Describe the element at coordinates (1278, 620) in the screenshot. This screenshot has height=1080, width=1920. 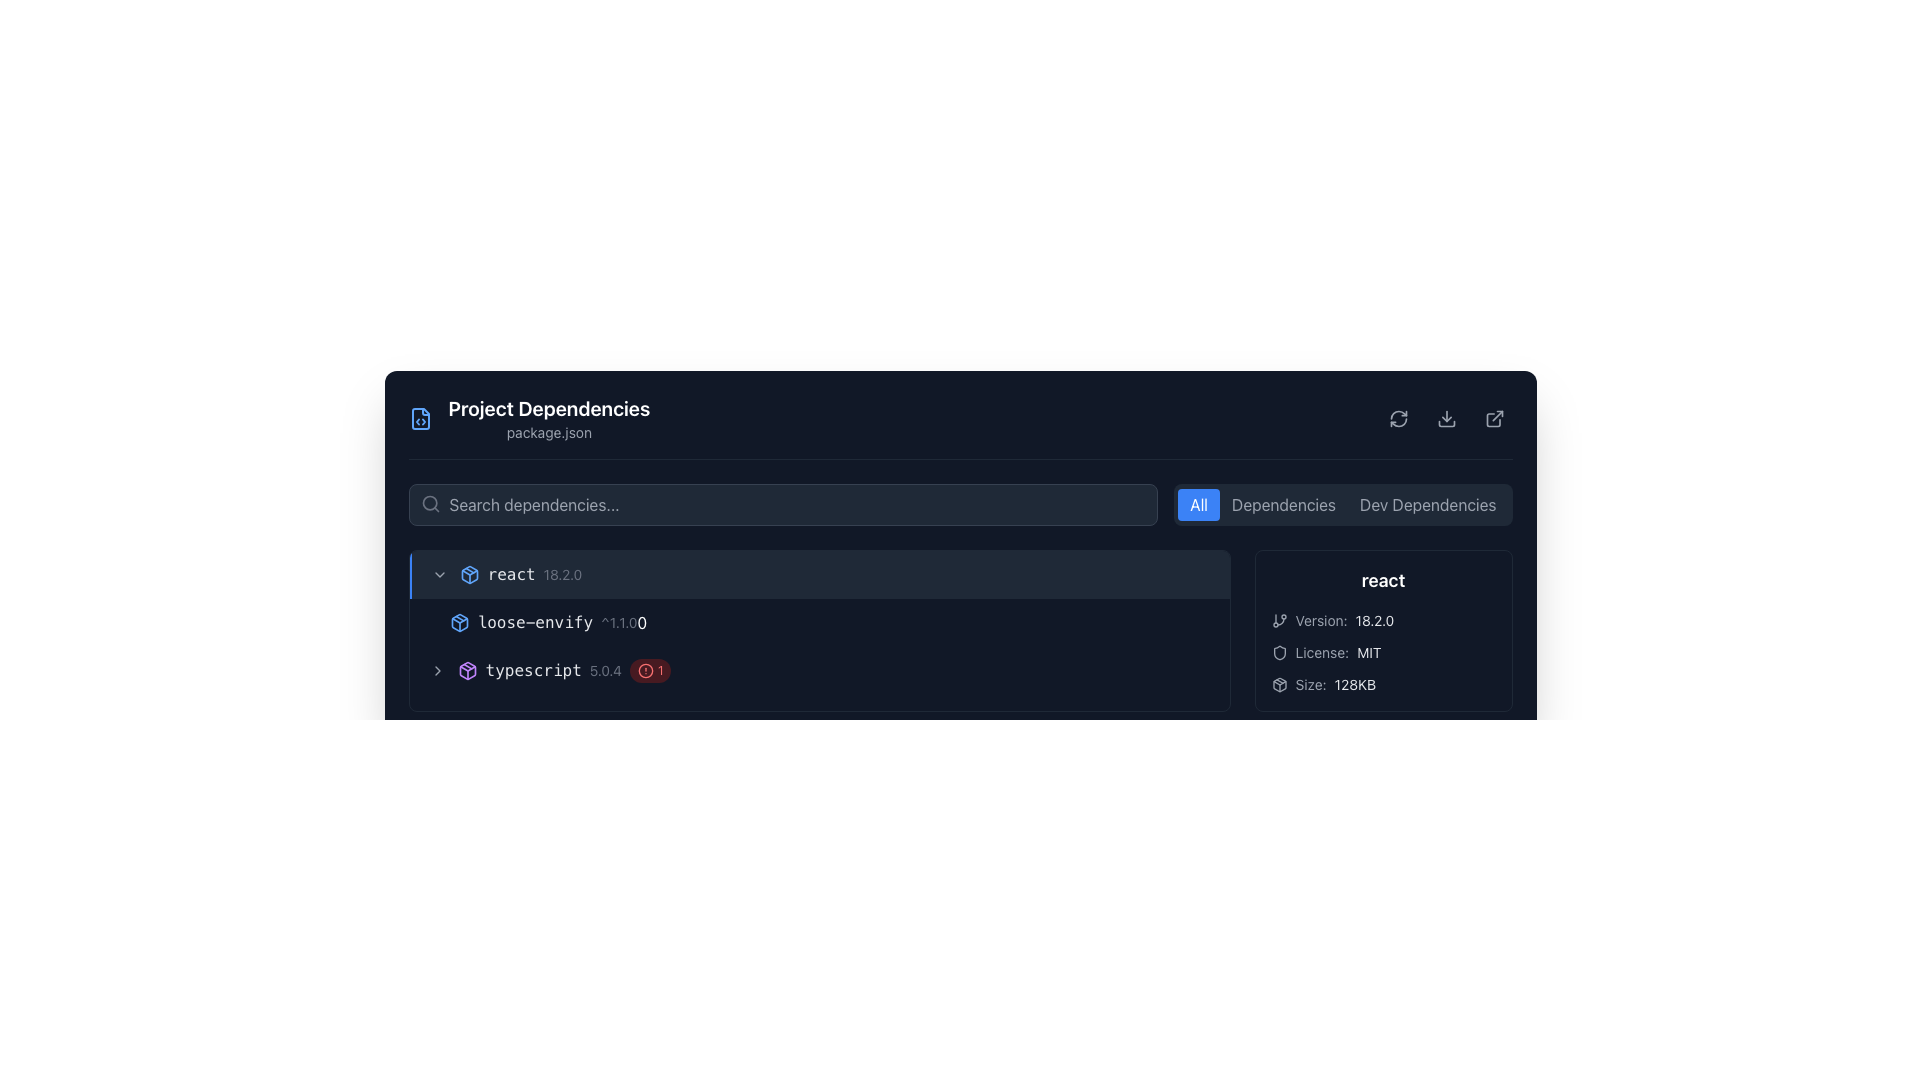
I see `the branching diagram icon located to the left of the text 'Version: 18.2.0'` at that location.